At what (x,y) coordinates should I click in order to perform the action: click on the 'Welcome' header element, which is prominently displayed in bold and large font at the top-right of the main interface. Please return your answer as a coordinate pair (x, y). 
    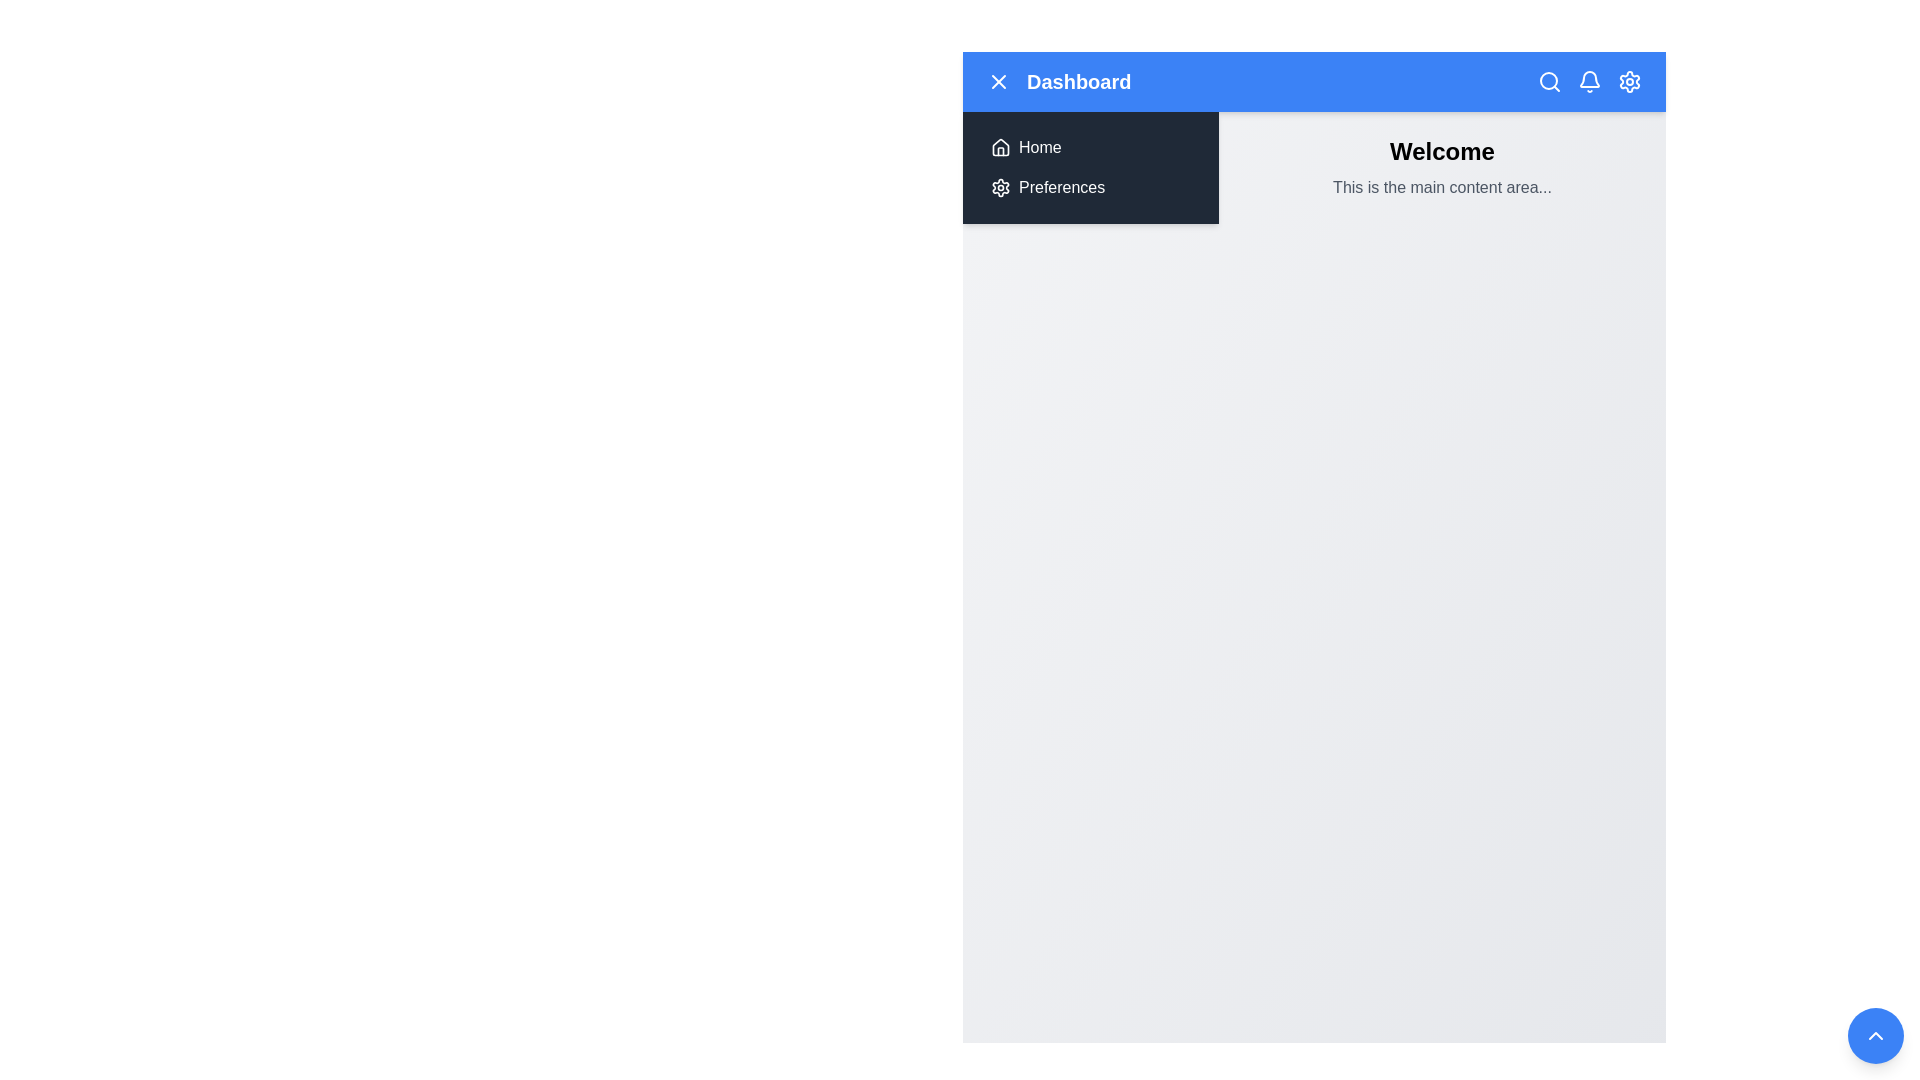
    Looking at the image, I should click on (1442, 150).